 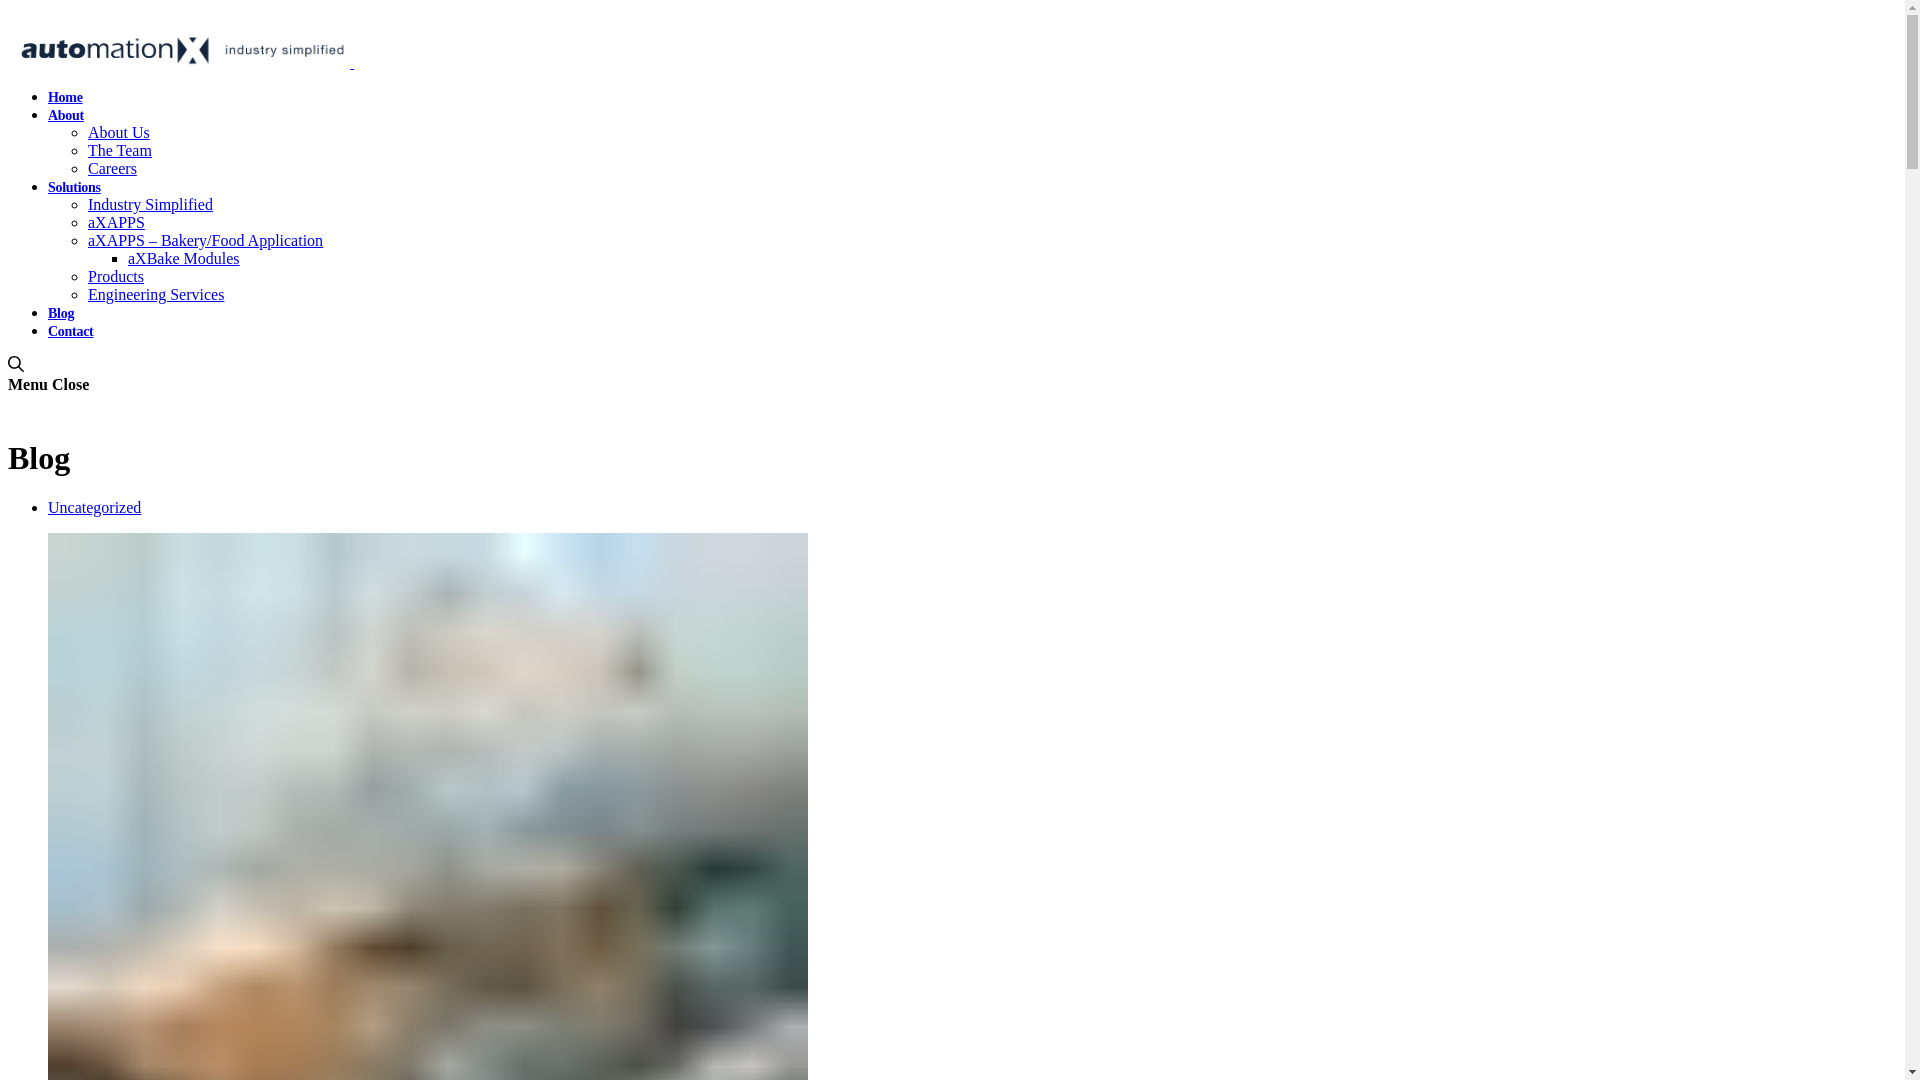 What do you see at coordinates (119, 149) in the screenshot?
I see `'The Team'` at bounding box center [119, 149].